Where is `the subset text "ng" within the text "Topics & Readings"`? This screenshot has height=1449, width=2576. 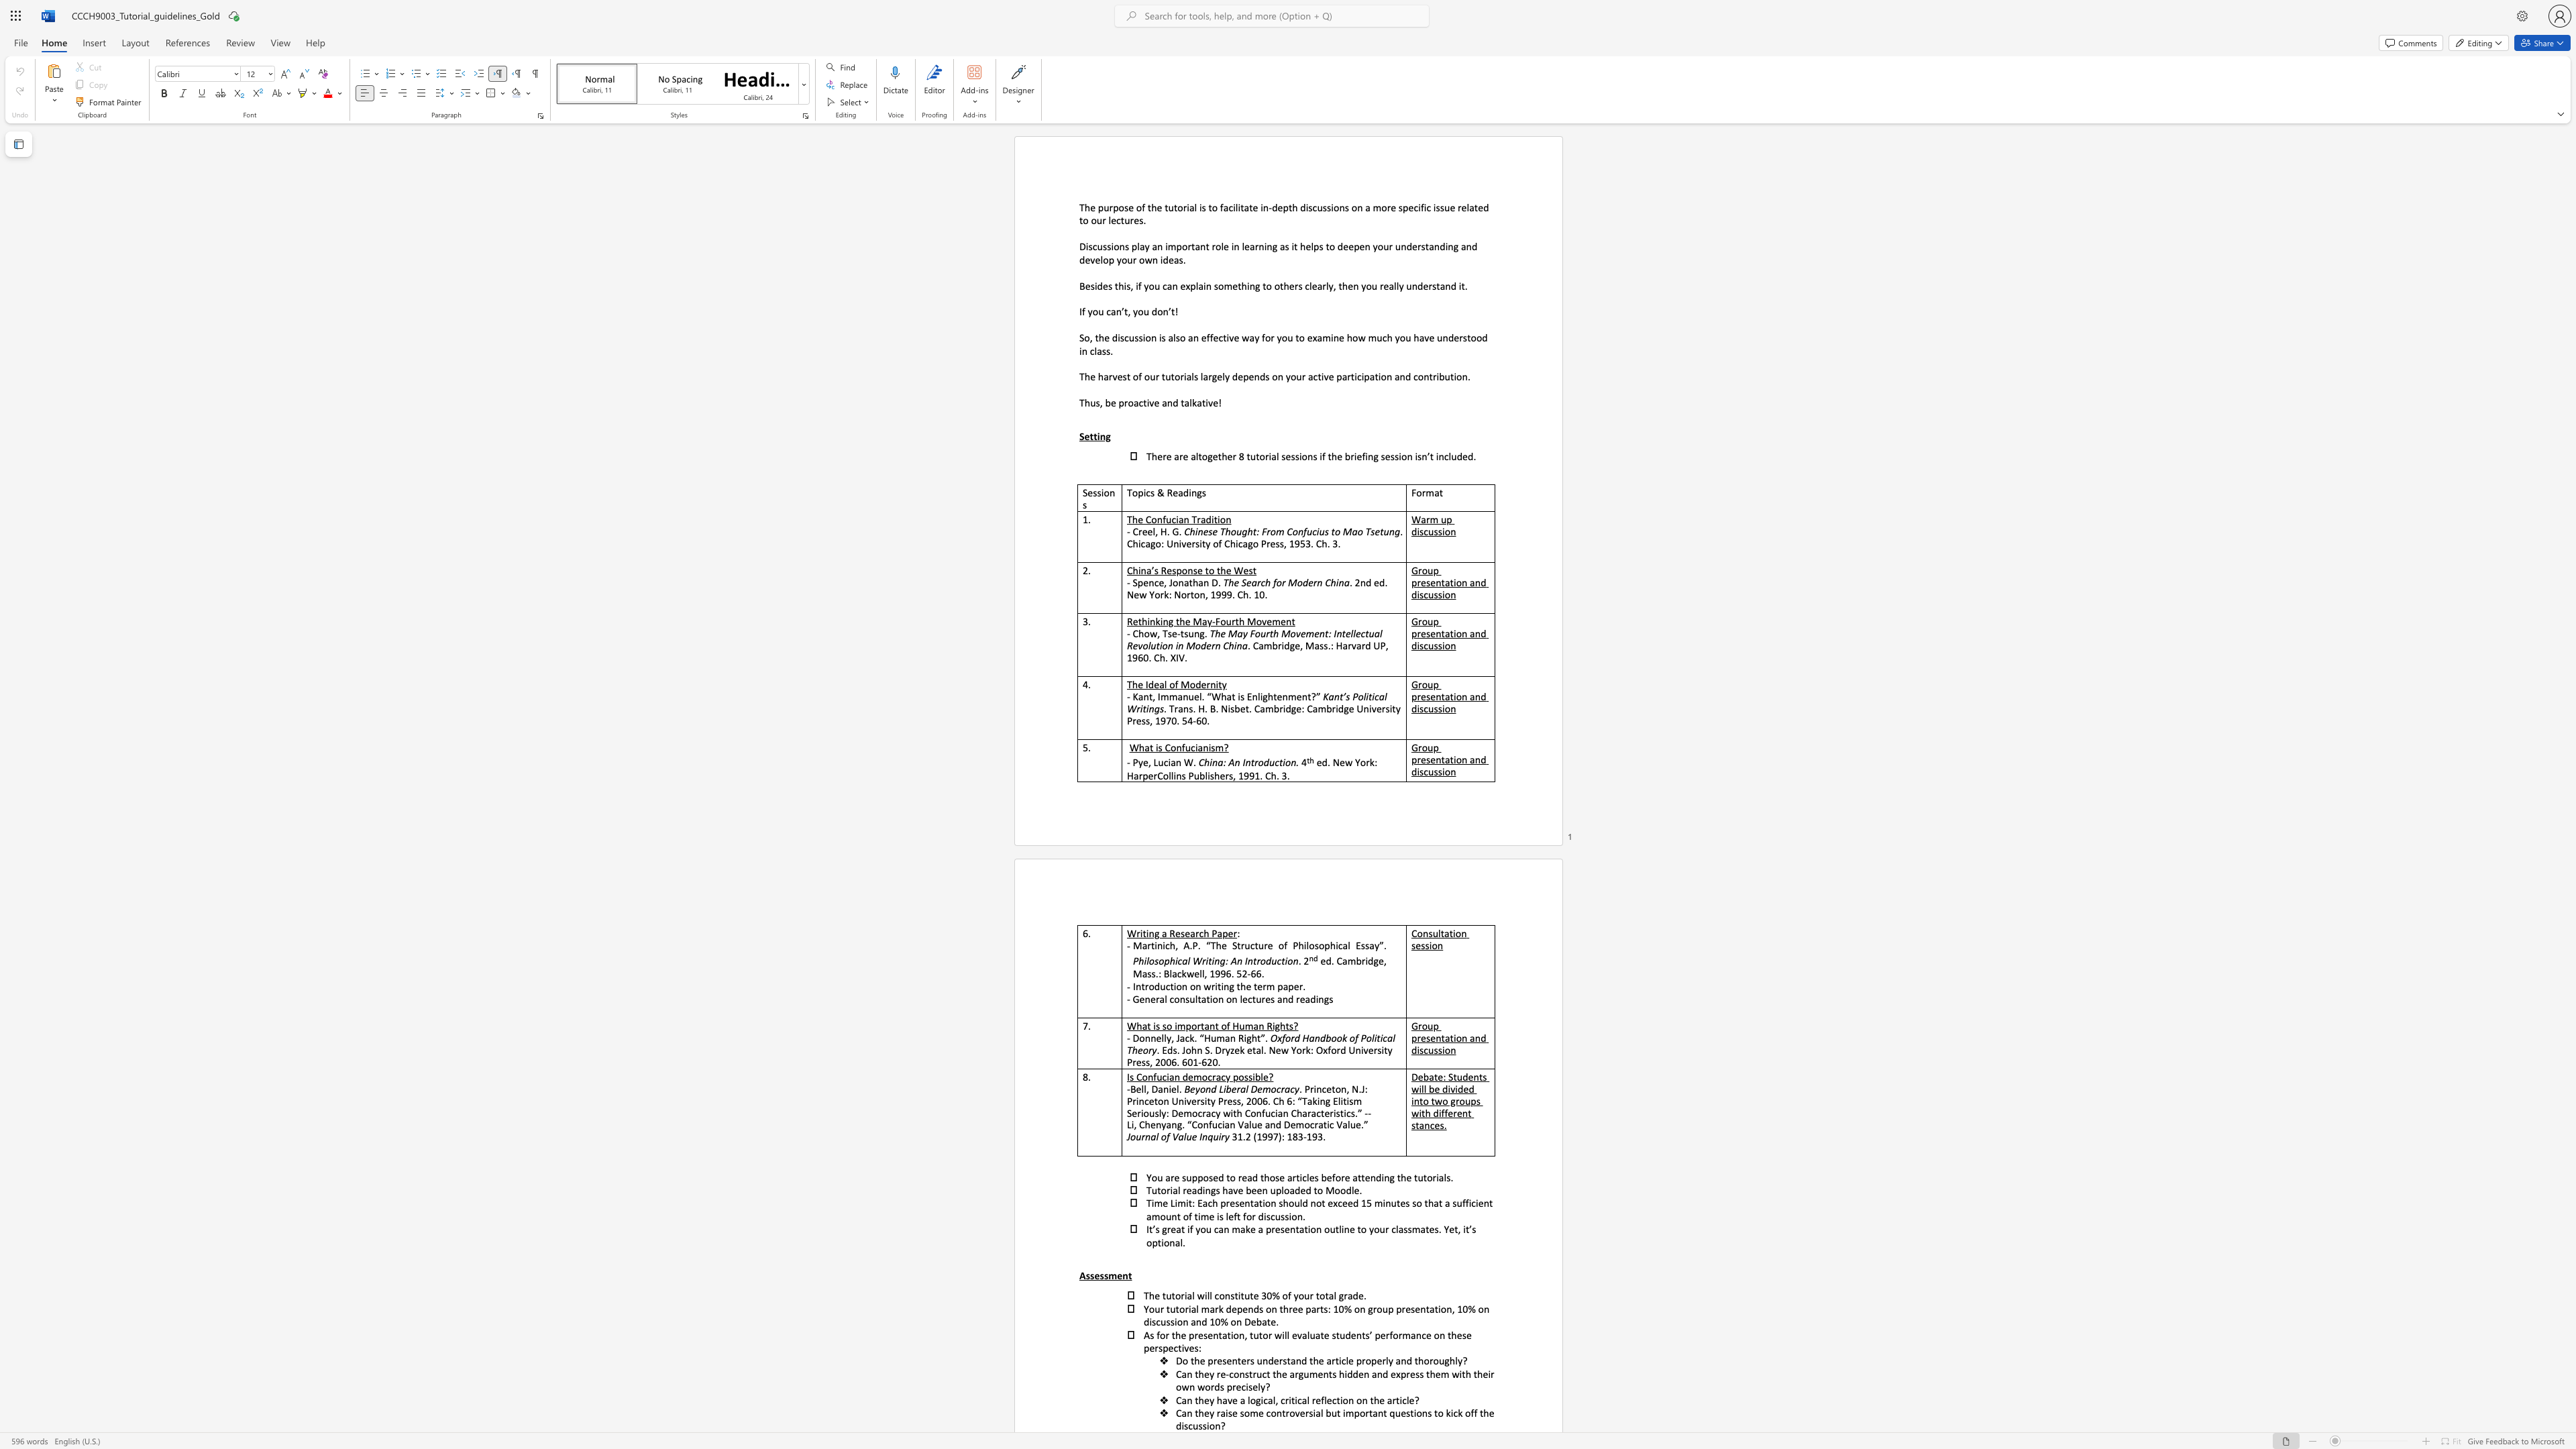
the subset text "ng" within the text "Topics & Readings" is located at coordinates (1191, 492).